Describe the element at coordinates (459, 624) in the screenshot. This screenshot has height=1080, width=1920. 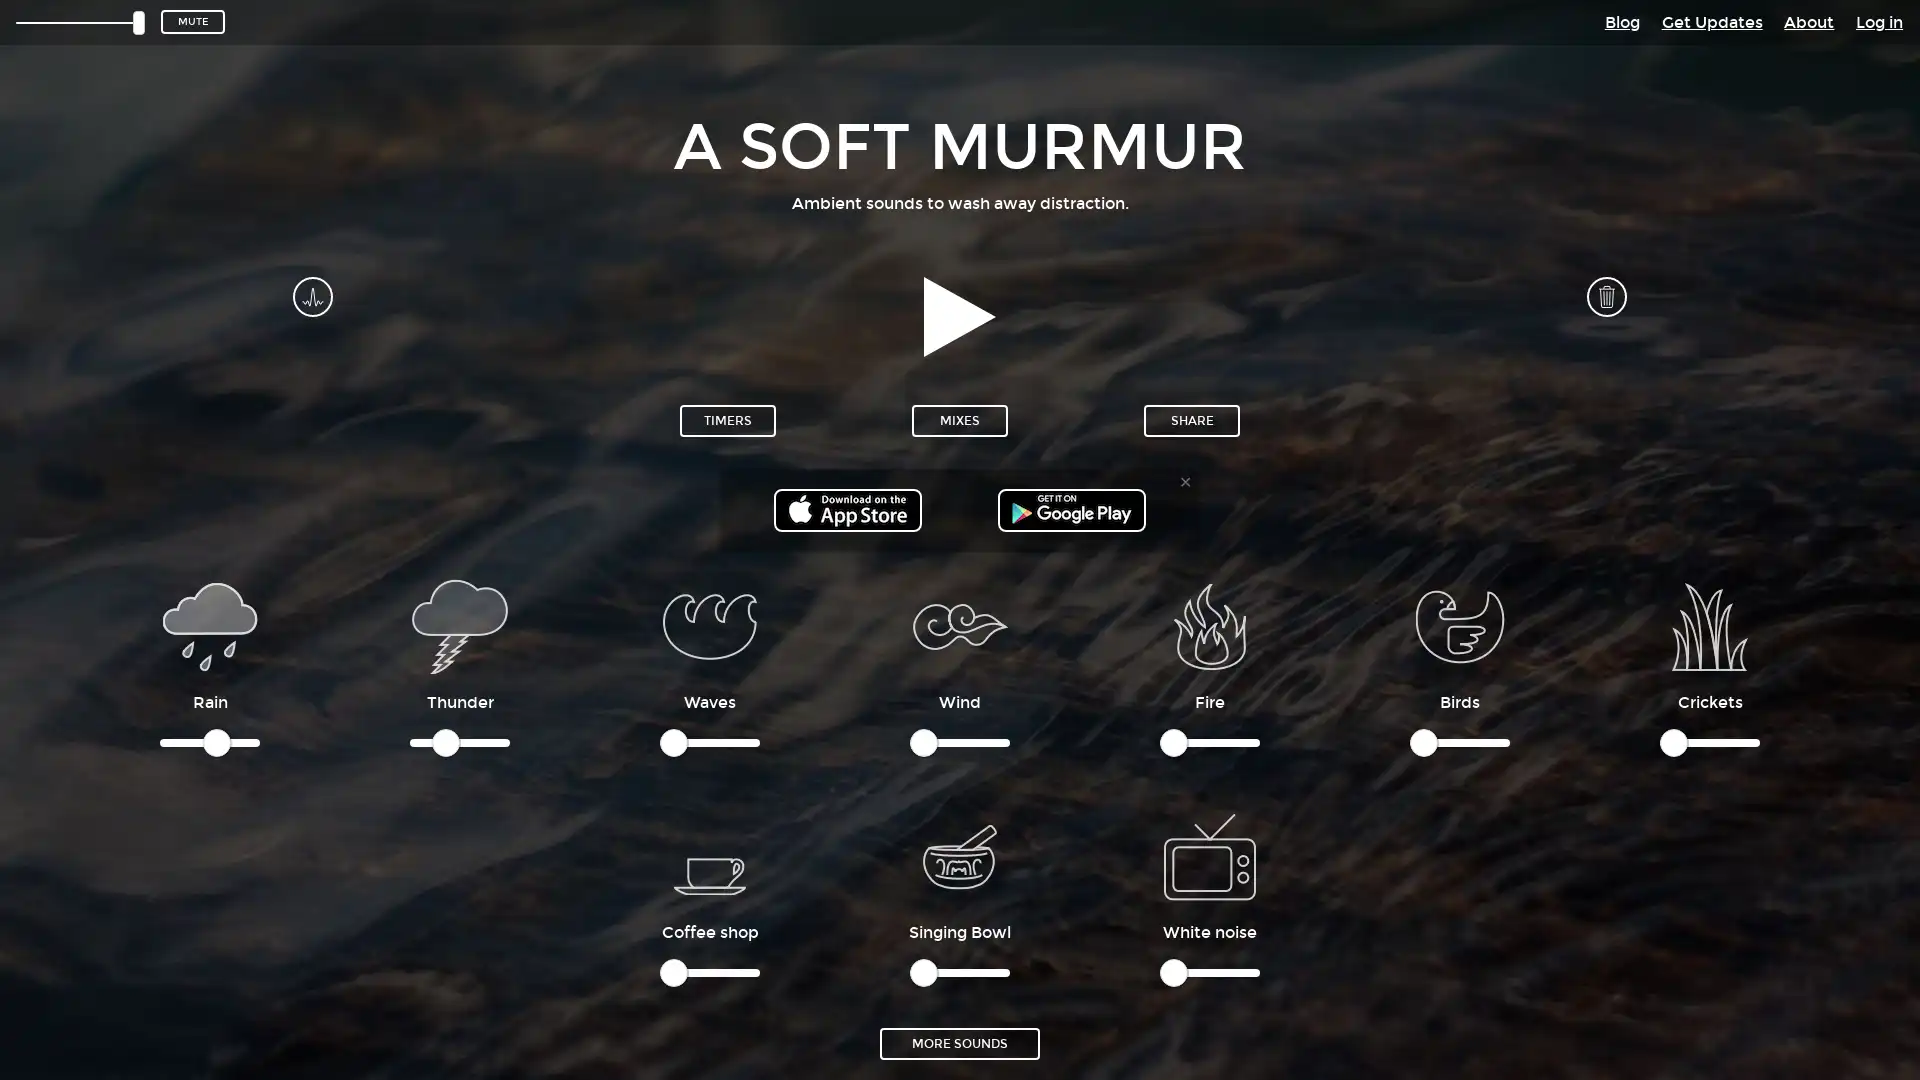
I see `Loading icon` at that location.